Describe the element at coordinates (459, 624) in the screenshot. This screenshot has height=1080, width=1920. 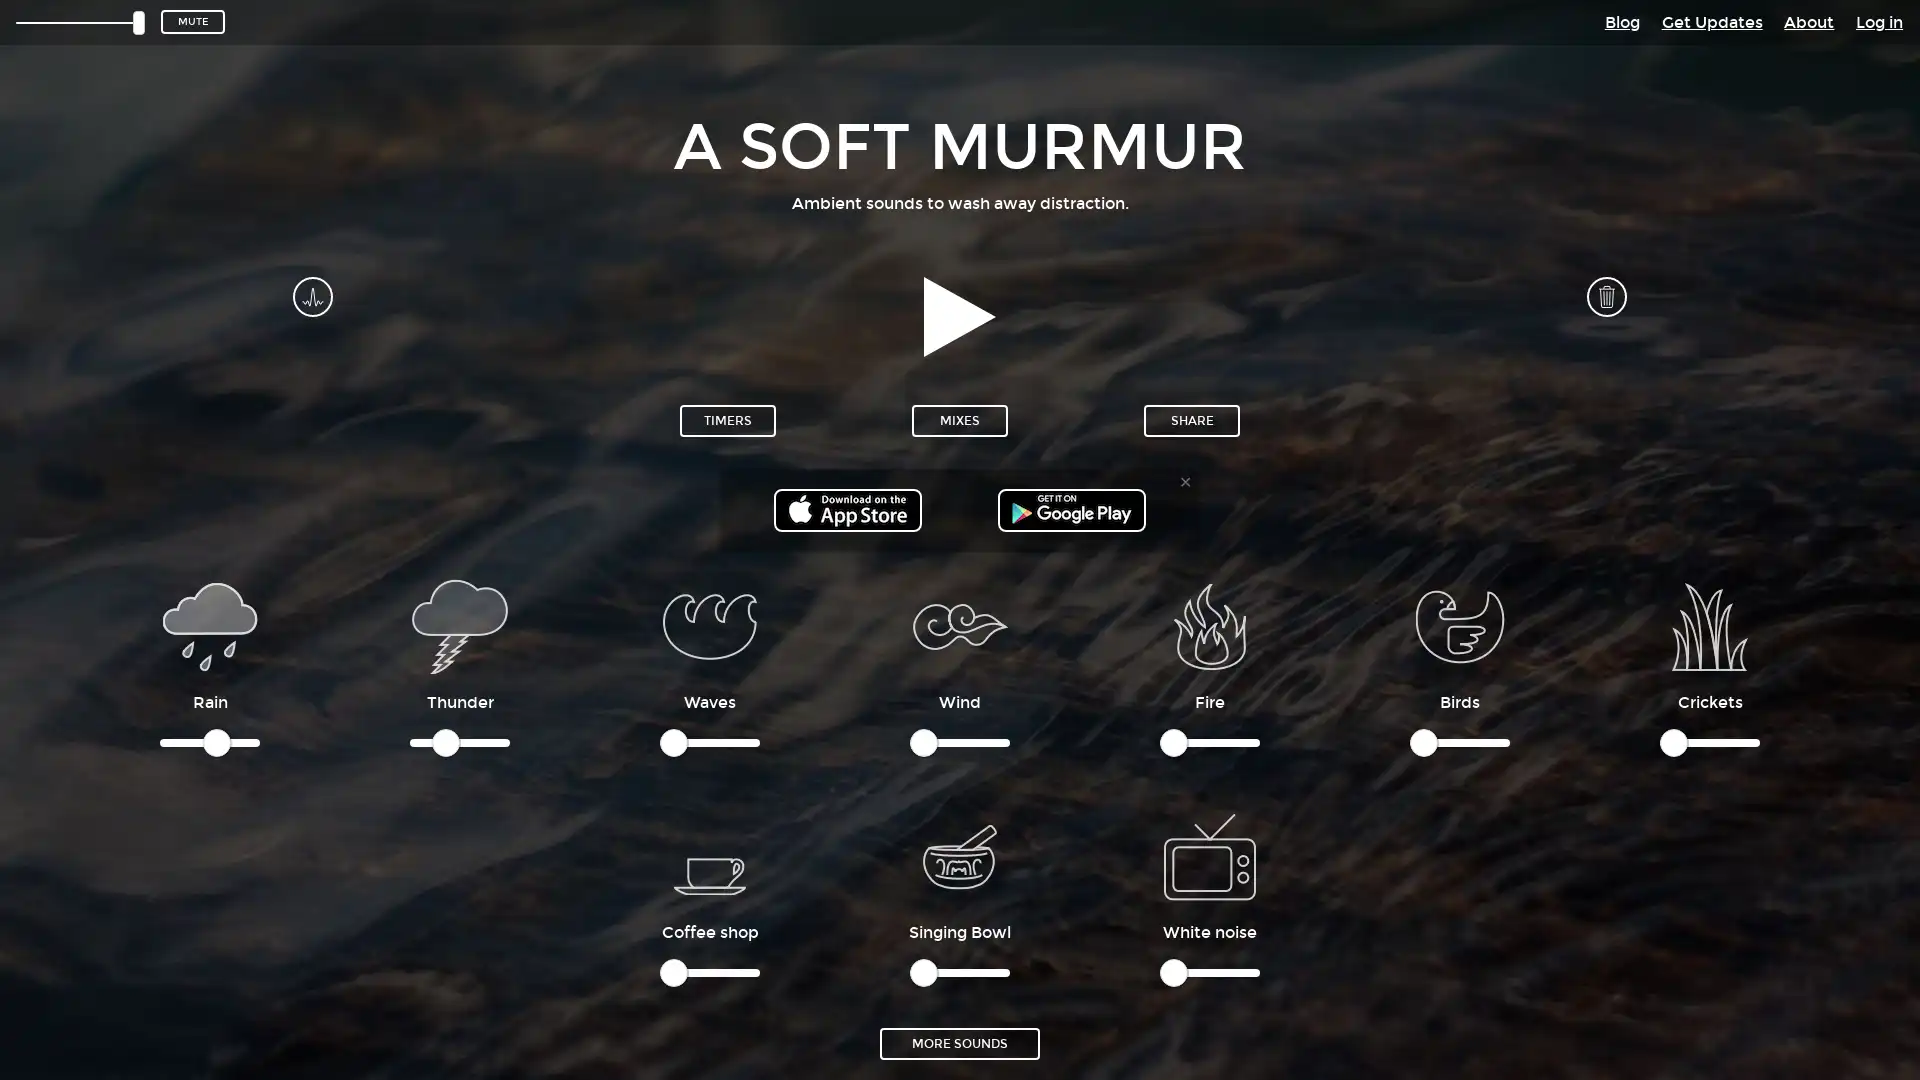
I see `Loading icon` at that location.